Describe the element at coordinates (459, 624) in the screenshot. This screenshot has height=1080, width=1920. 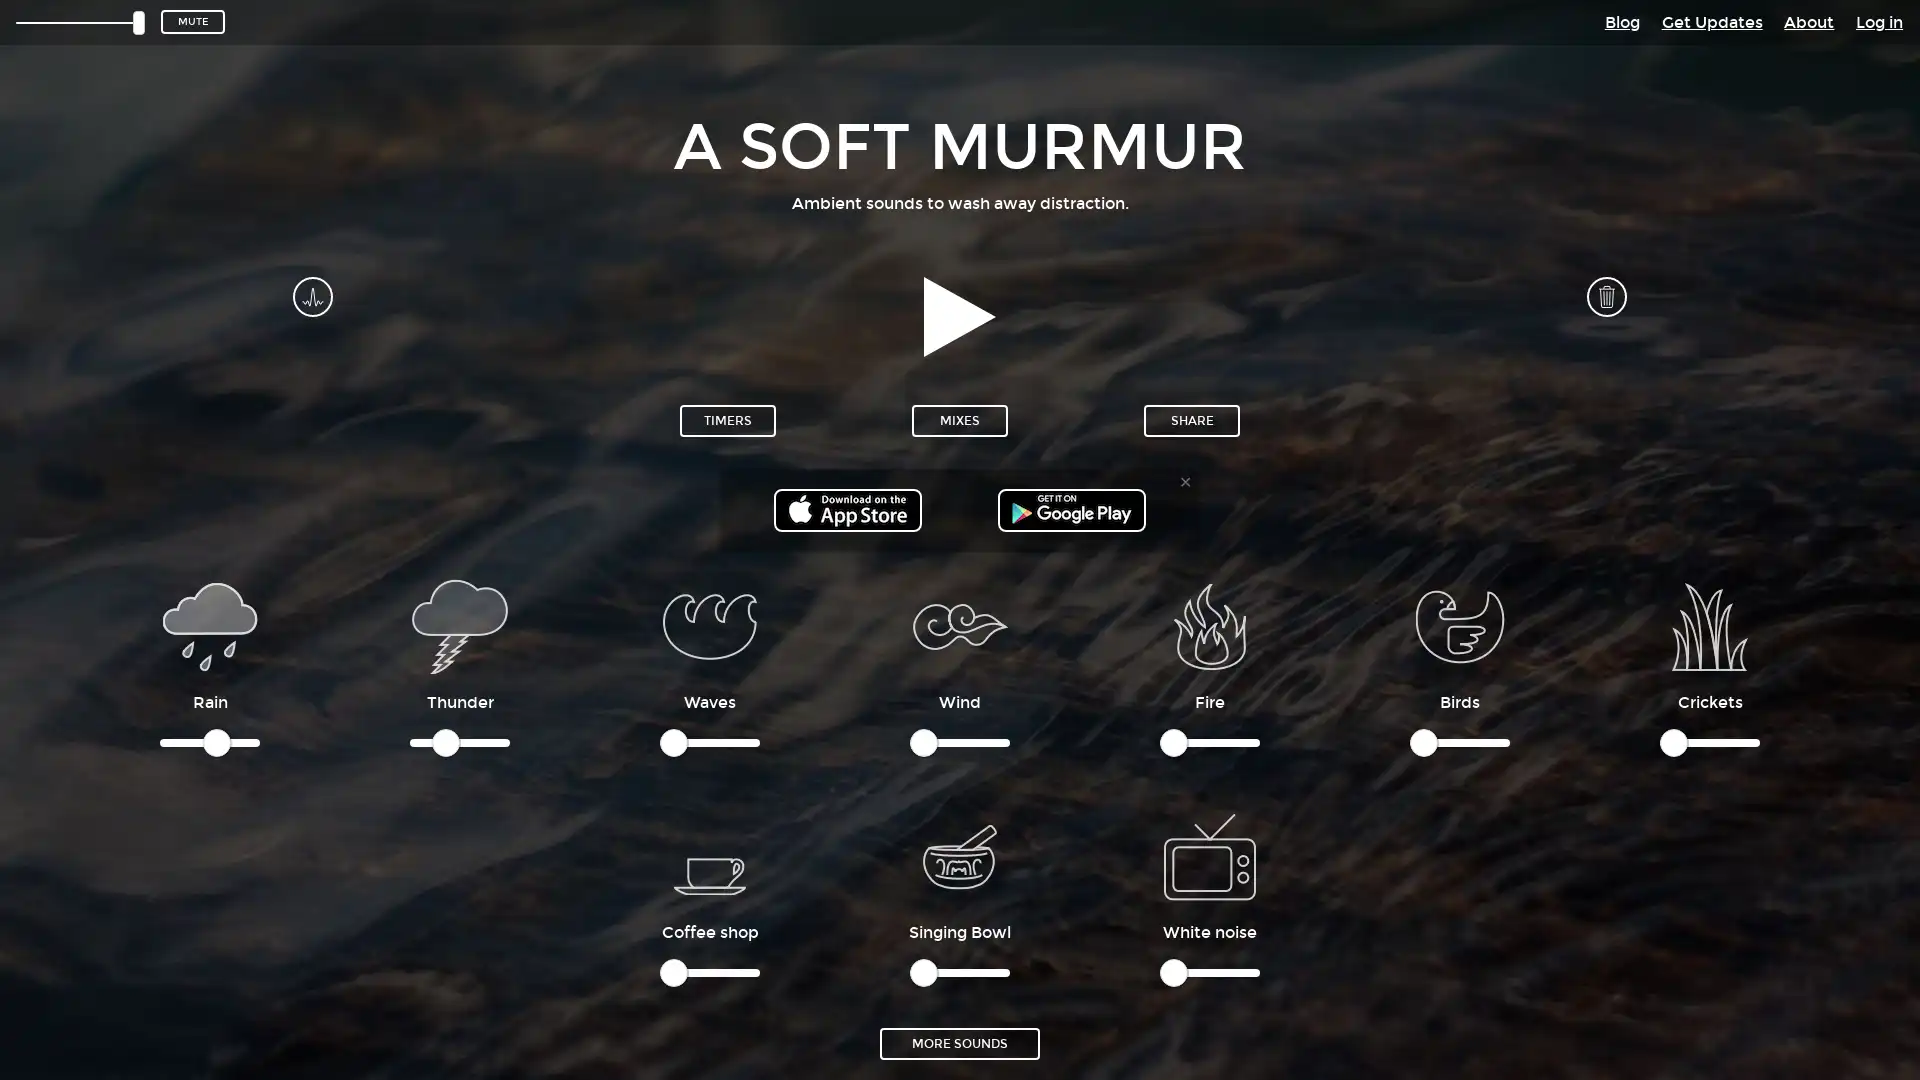
I see `Loading icon` at that location.